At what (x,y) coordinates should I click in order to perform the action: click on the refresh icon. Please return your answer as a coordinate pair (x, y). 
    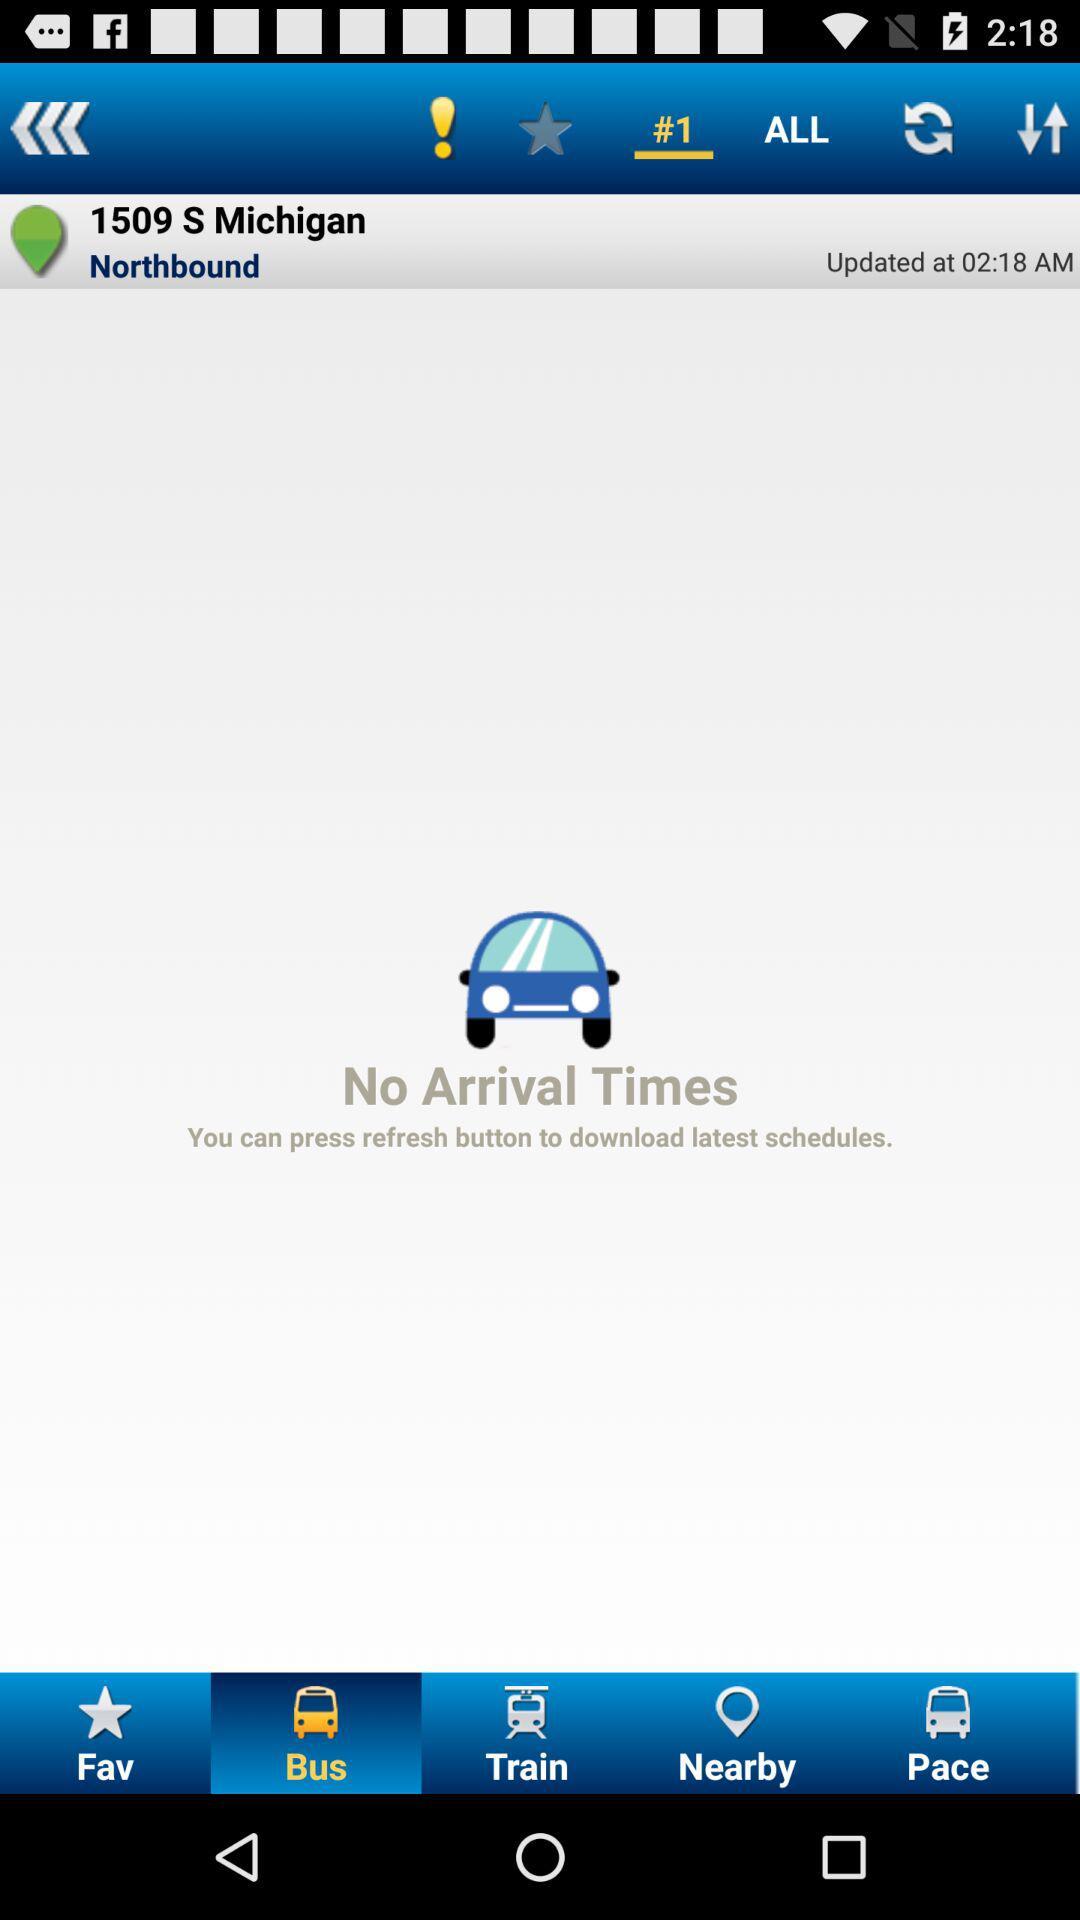
    Looking at the image, I should click on (927, 136).